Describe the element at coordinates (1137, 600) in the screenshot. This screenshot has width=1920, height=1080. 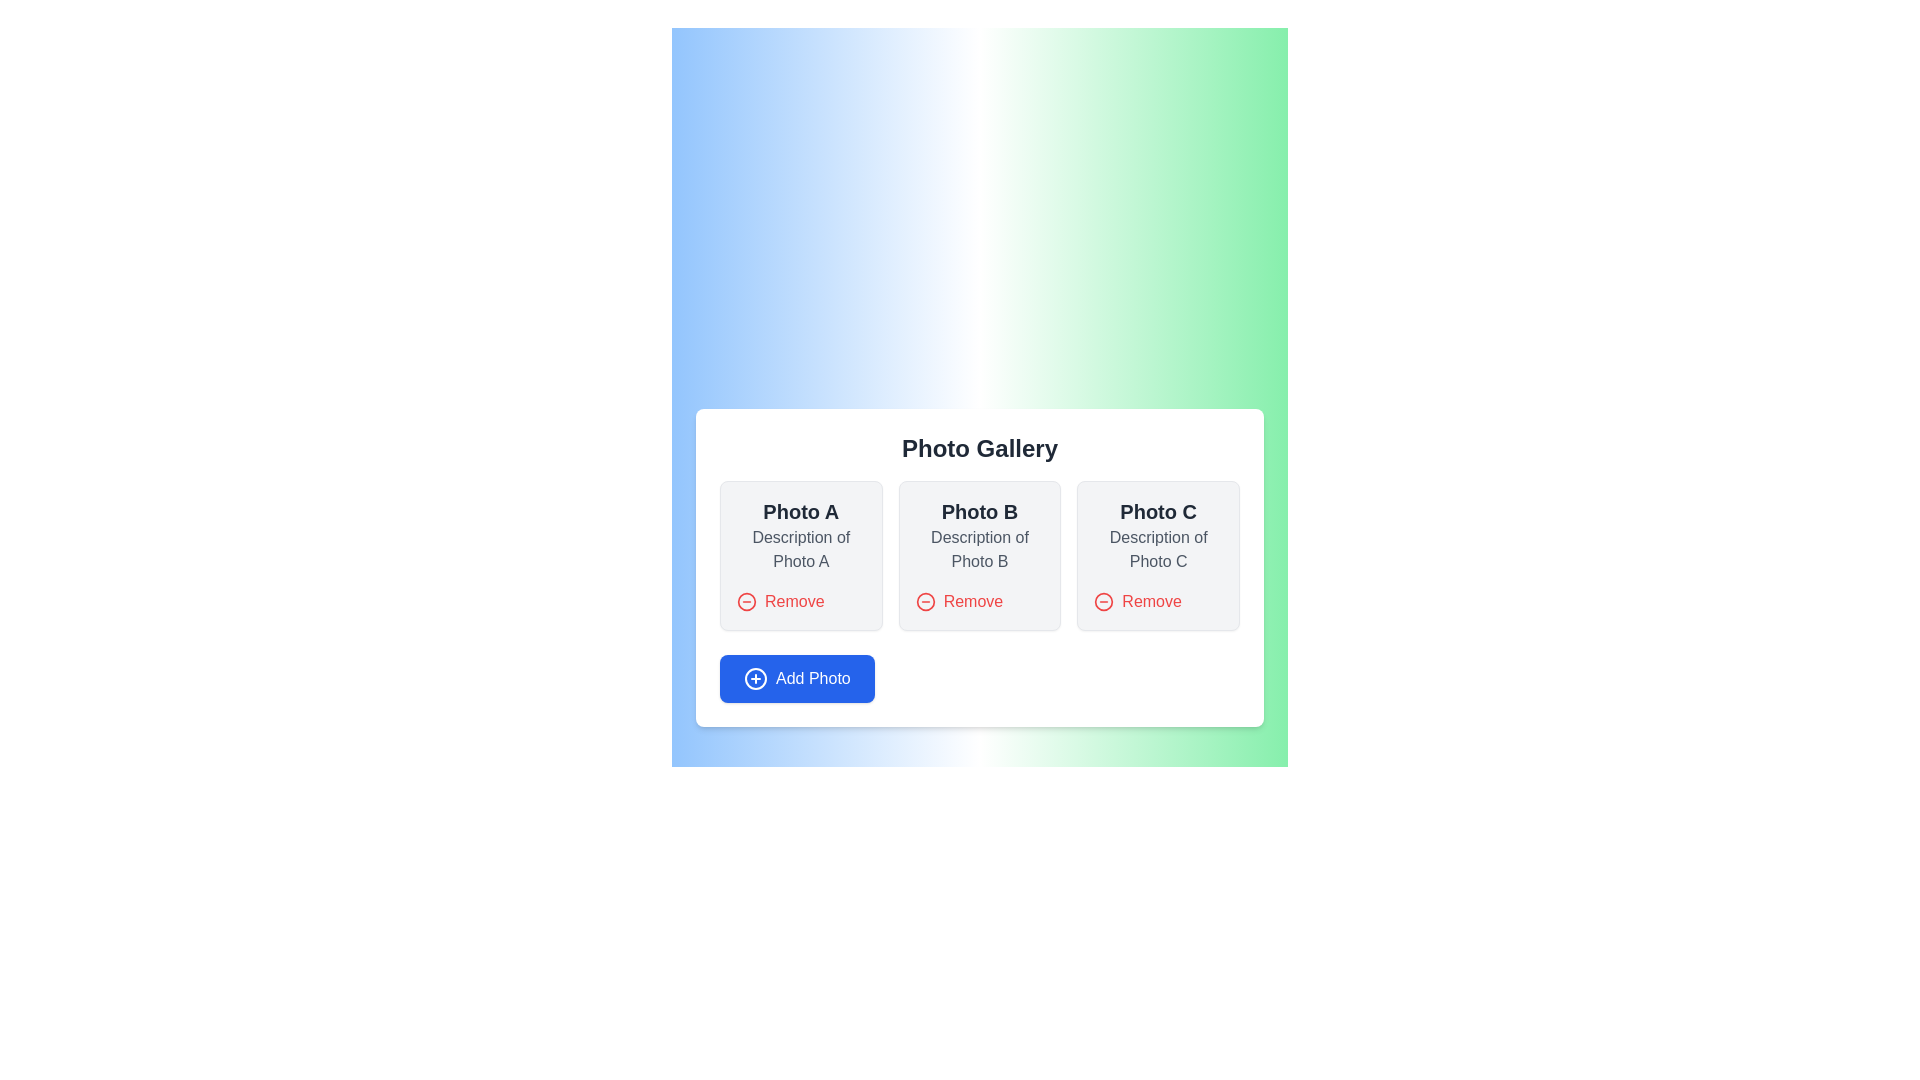
I see `the removal button located at the bottom-right corner of the card titled 'Photo C'` at that location.